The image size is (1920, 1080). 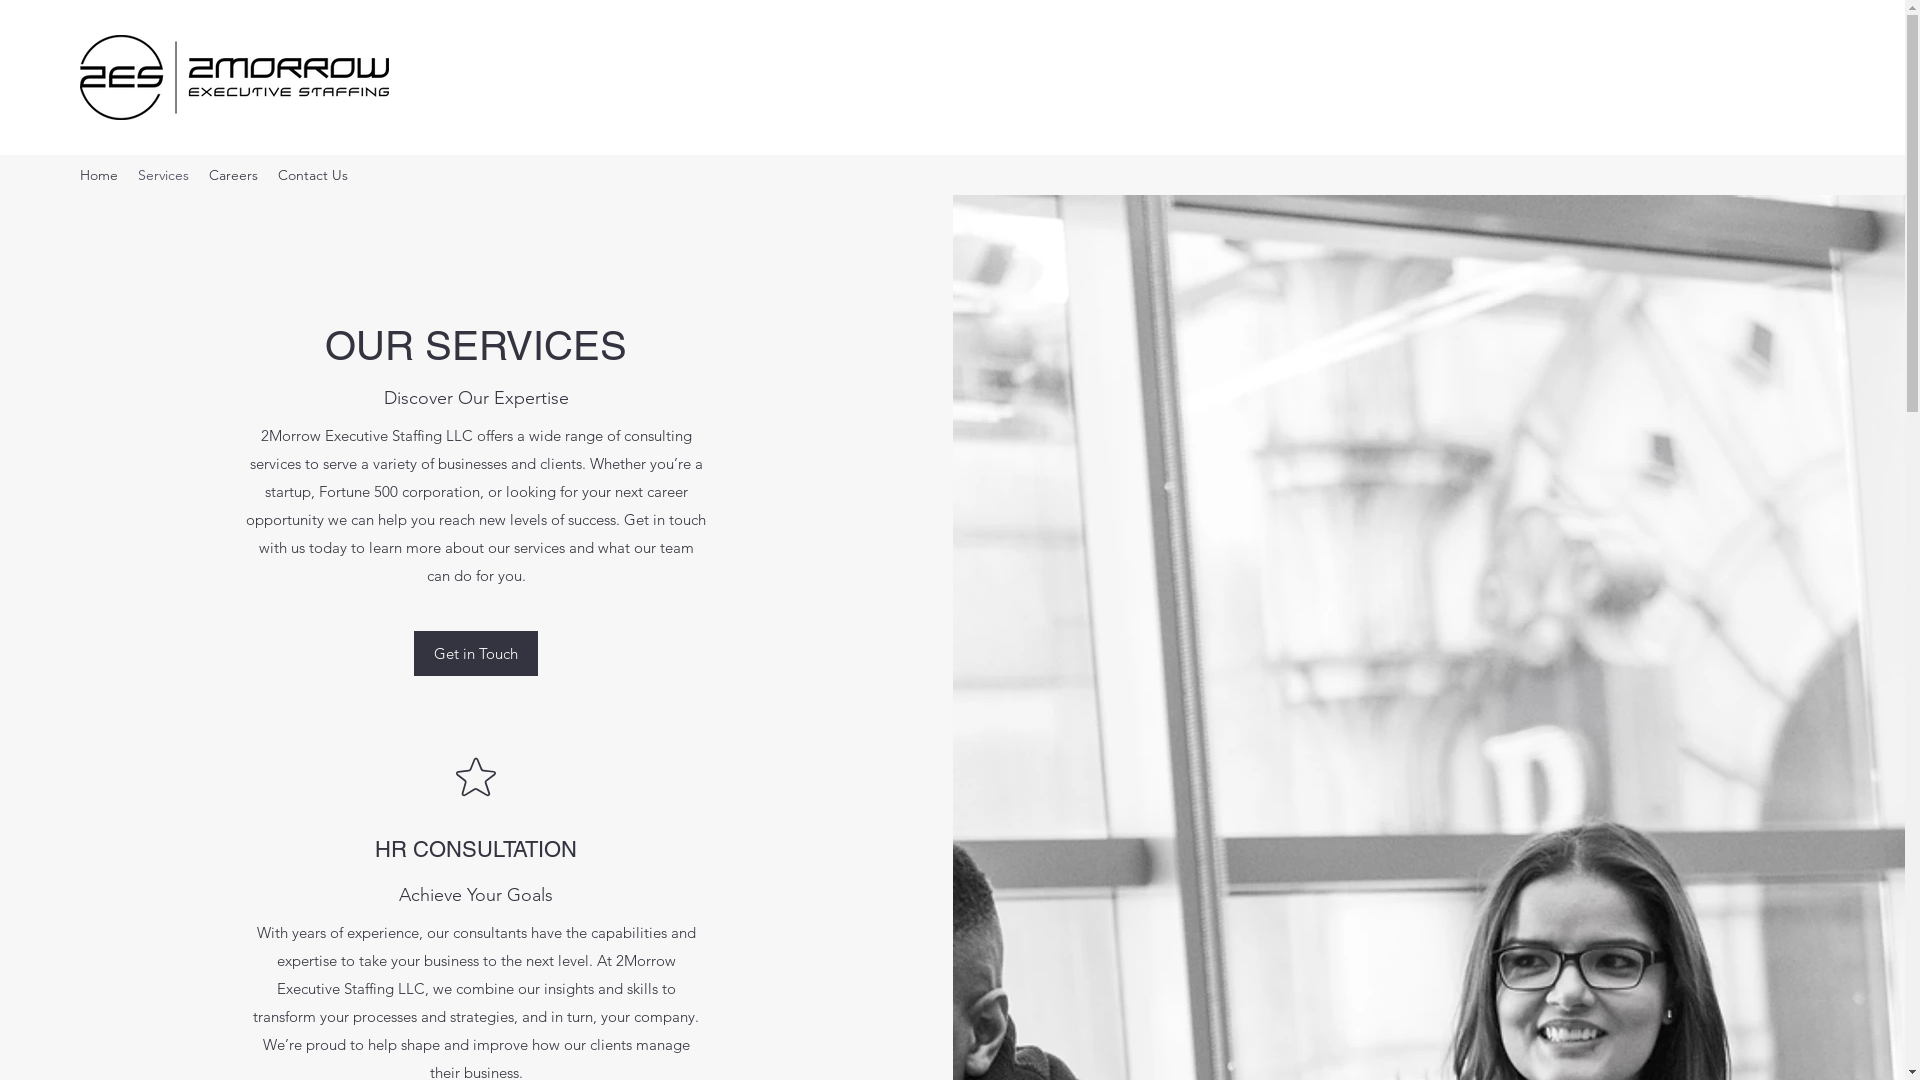 I want to click on 'Get in Touch', so click(x=474, y=653).